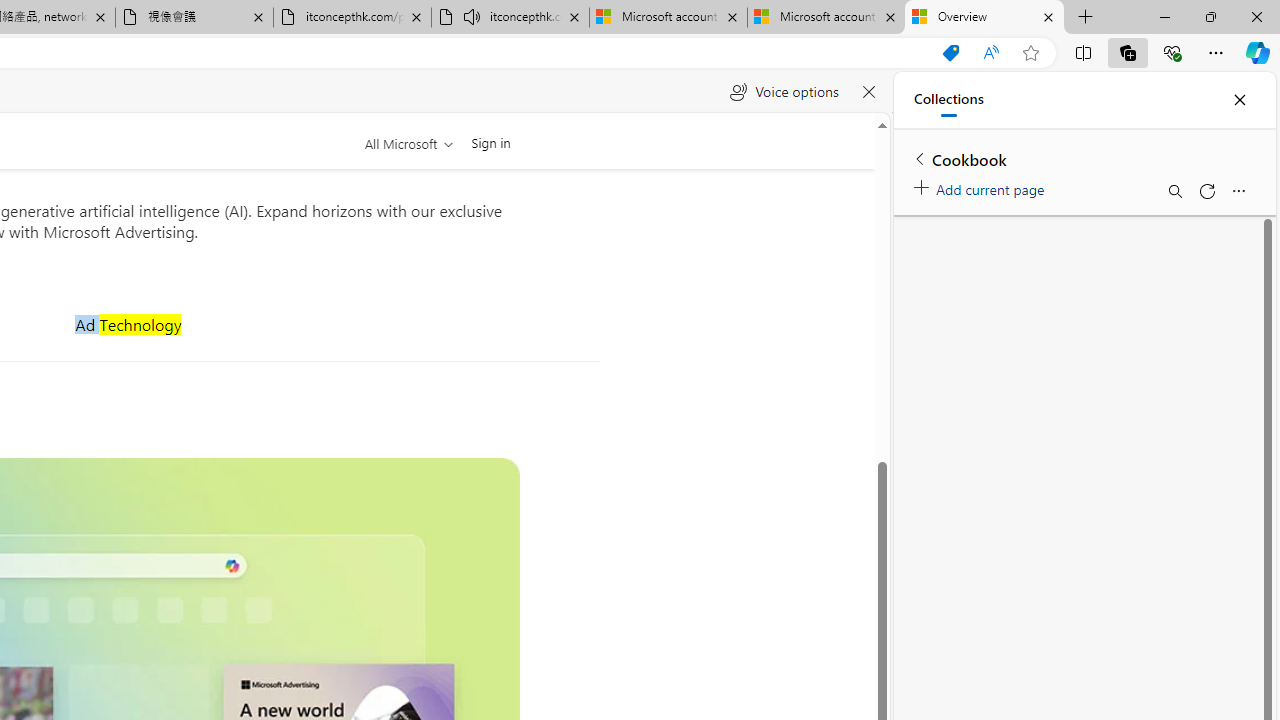  Describe the element at coordinates (127, 323) in the screenshot. I see `'Ad Technology'` at that location.